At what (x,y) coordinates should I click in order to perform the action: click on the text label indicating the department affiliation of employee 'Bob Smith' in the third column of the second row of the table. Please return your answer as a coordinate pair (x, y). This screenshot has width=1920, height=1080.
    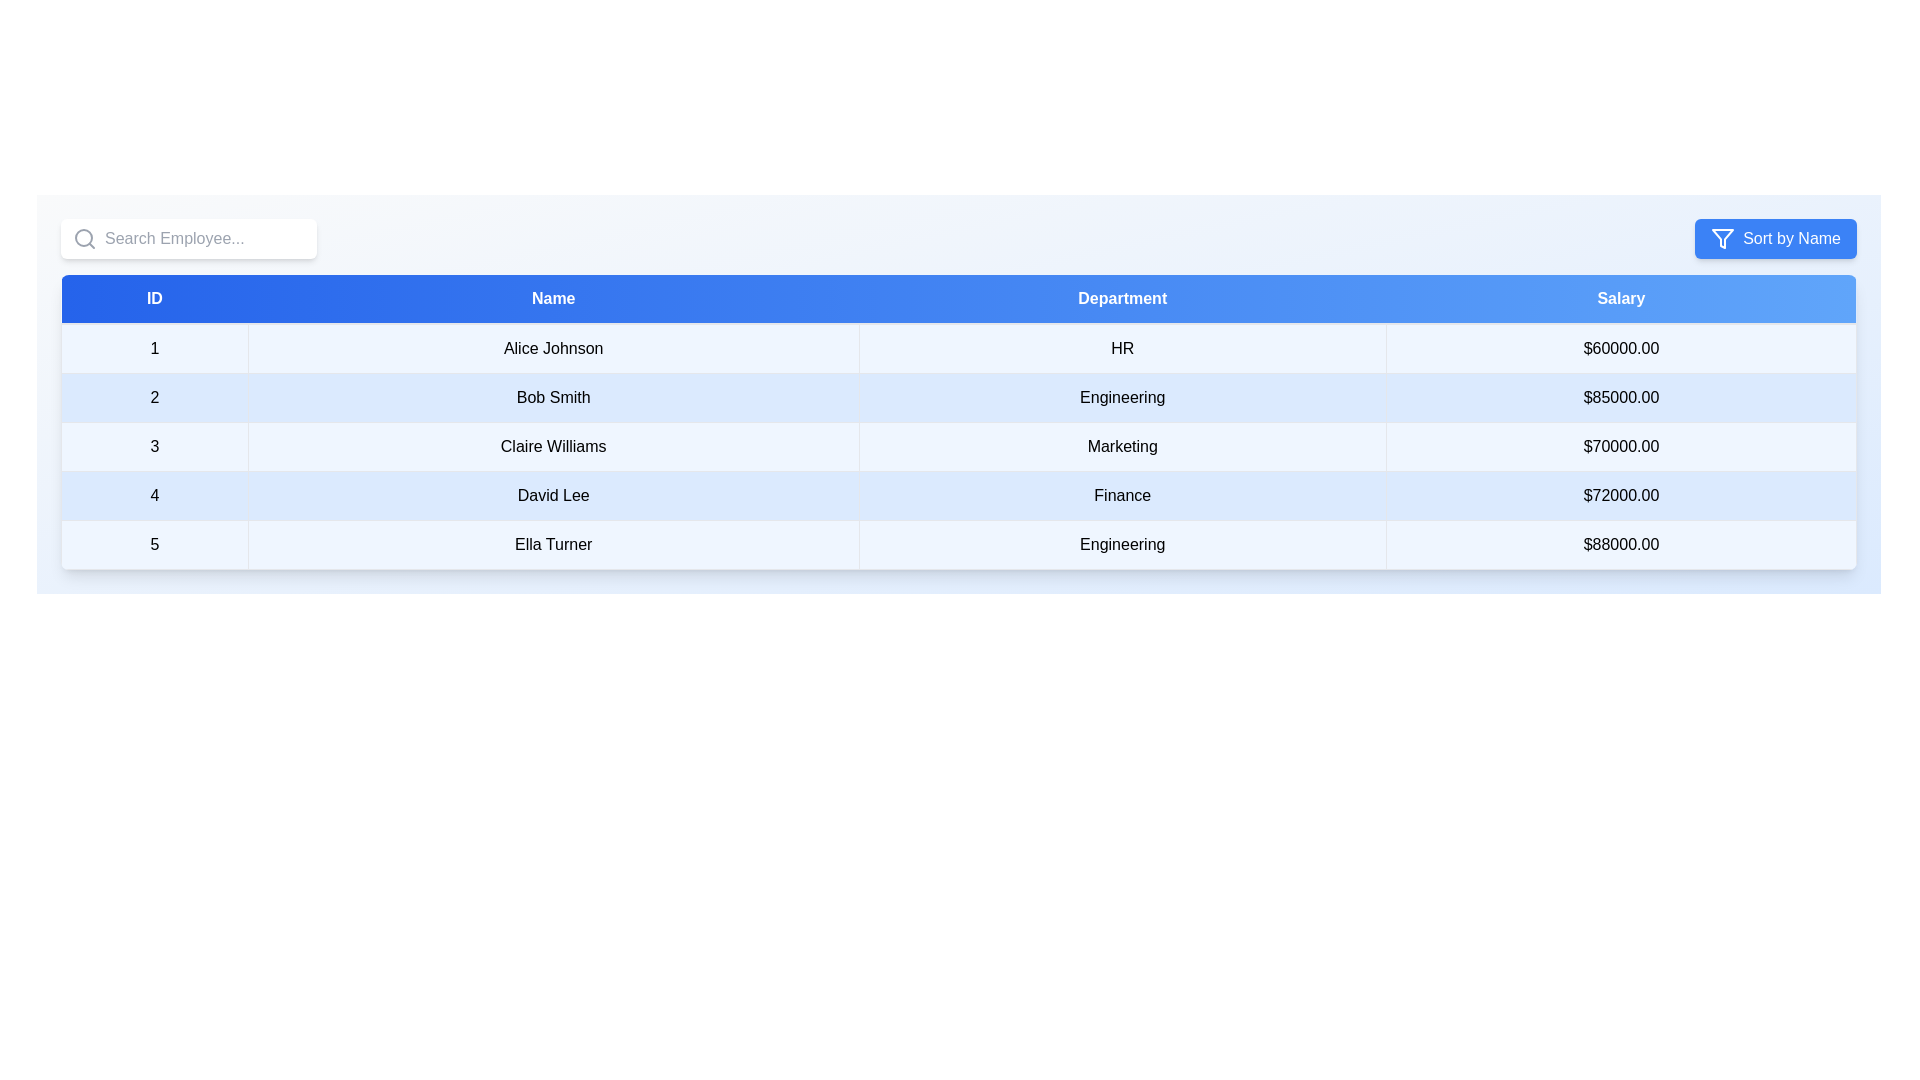
    Looking at the image, I should click on (1122, 397).